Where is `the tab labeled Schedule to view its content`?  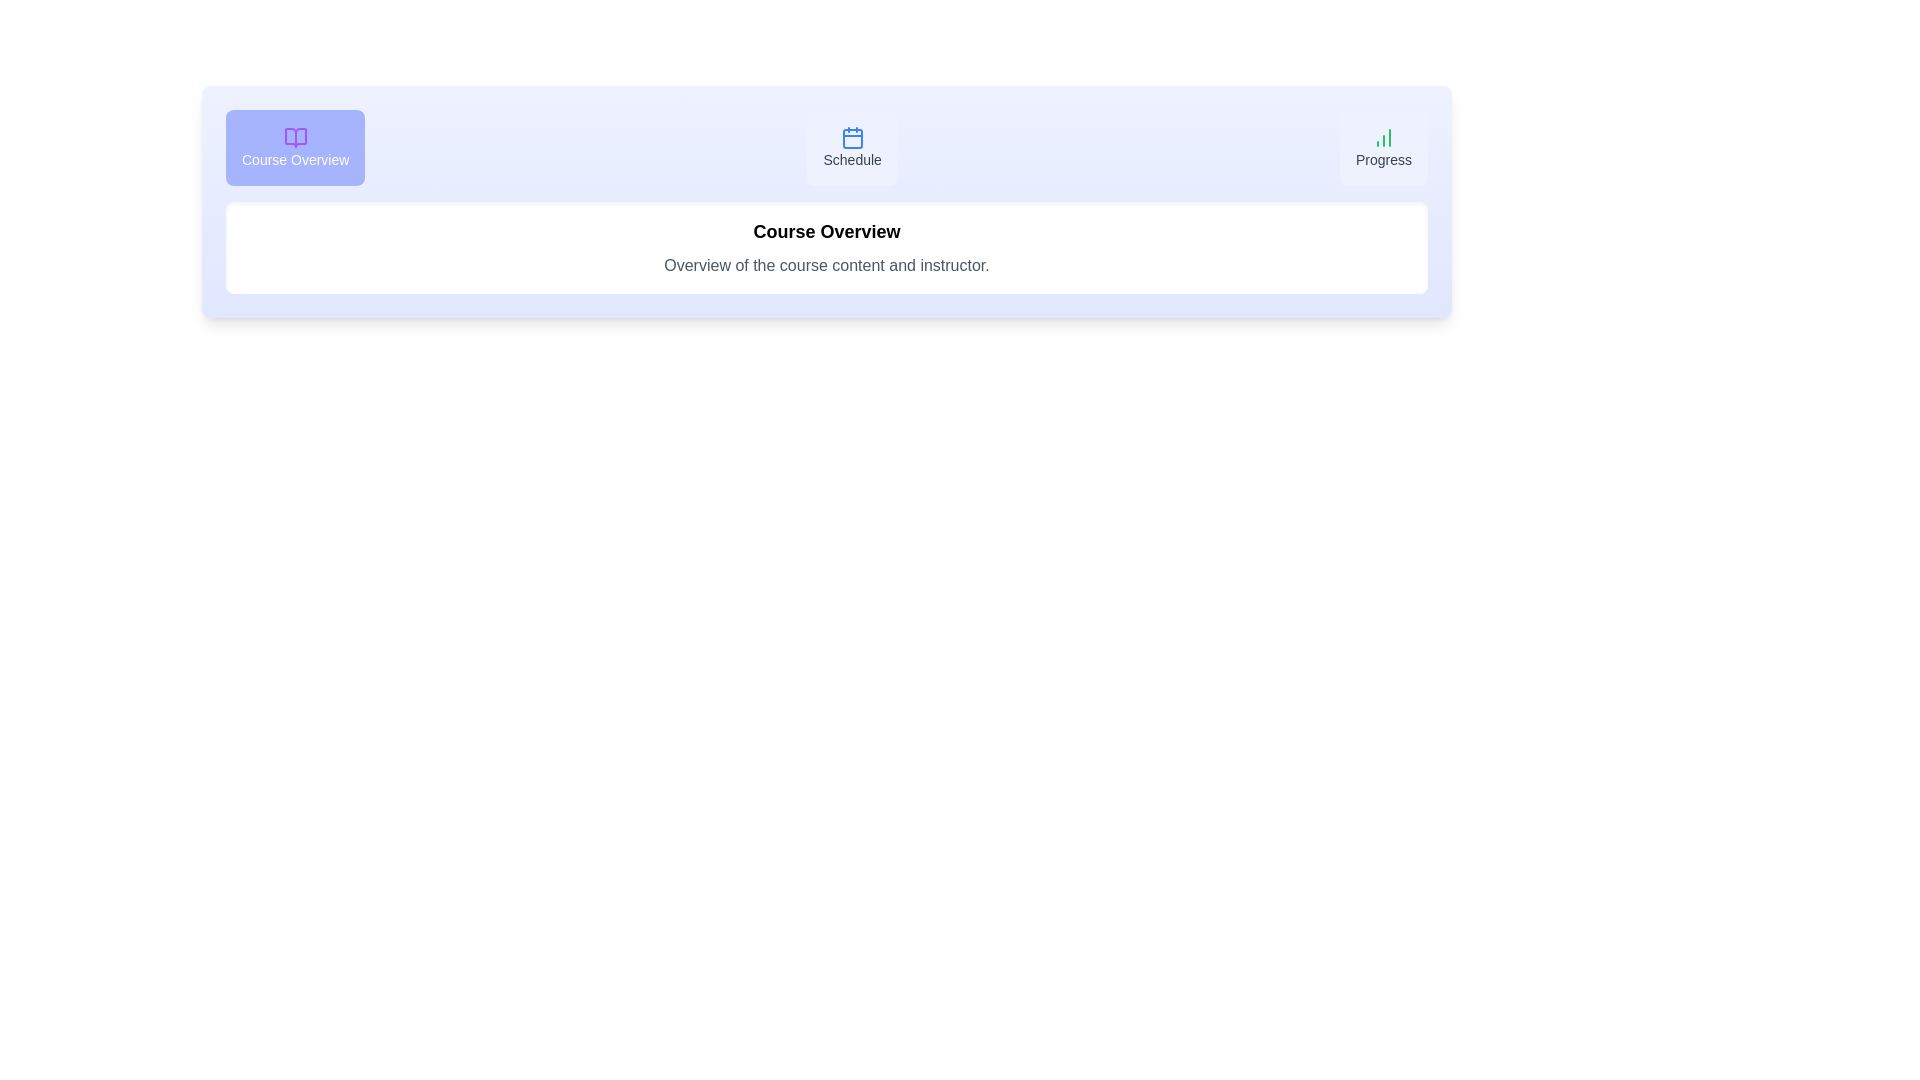 the tab labeled Schedule to view its content is located at coordinates (852, 146).